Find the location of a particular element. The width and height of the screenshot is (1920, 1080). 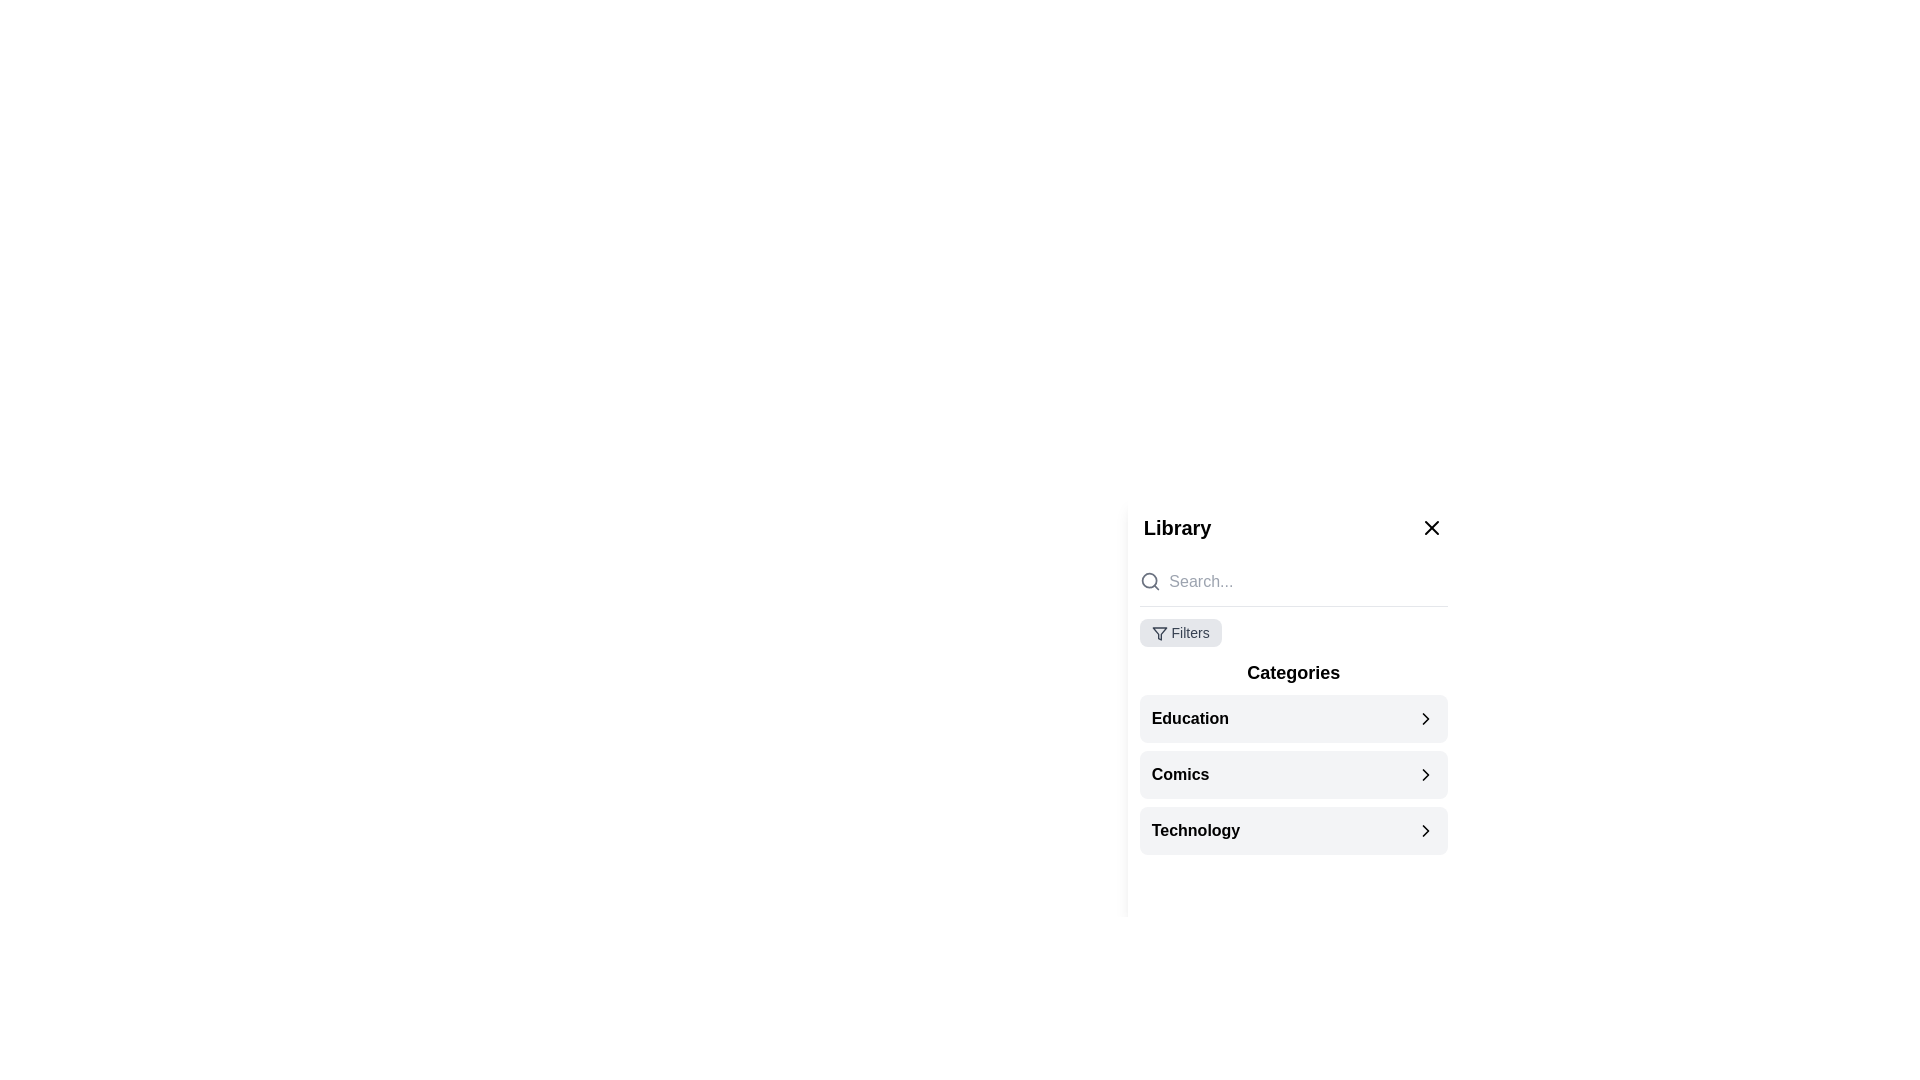

the Chevron icon located to the right of the 'Technology' text in the sidebar is located at coordinates (1424, 830).